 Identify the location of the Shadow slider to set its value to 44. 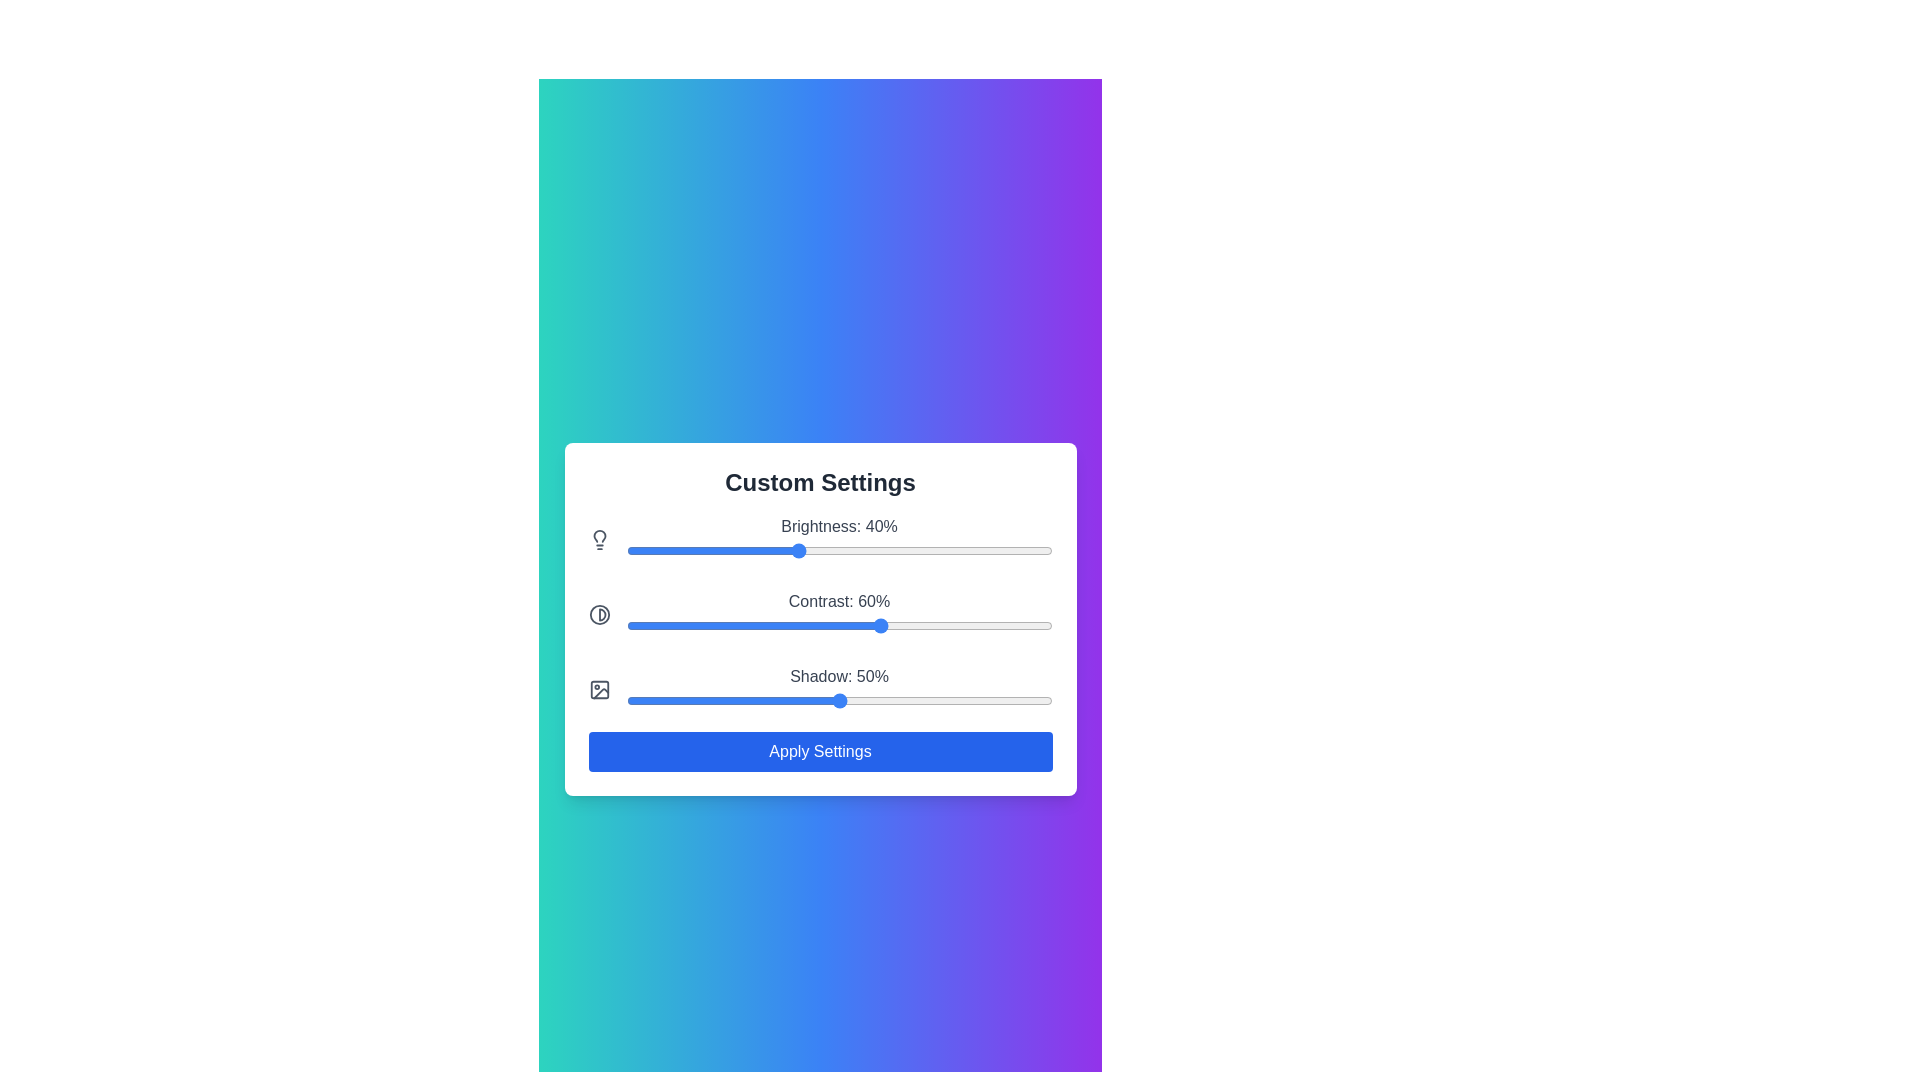
(813, 699).